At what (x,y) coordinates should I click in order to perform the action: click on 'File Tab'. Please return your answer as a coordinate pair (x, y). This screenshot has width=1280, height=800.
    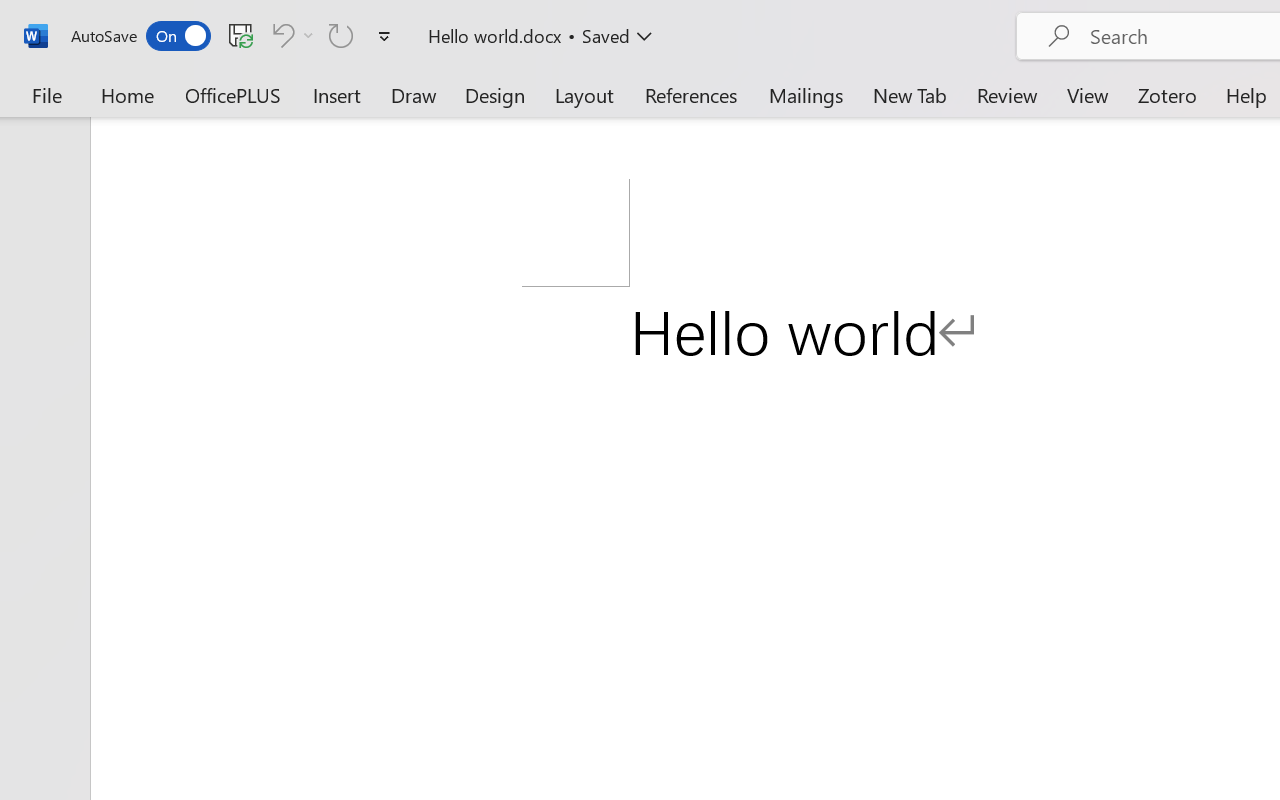
    Looking at the image, I should click on (46, 94).